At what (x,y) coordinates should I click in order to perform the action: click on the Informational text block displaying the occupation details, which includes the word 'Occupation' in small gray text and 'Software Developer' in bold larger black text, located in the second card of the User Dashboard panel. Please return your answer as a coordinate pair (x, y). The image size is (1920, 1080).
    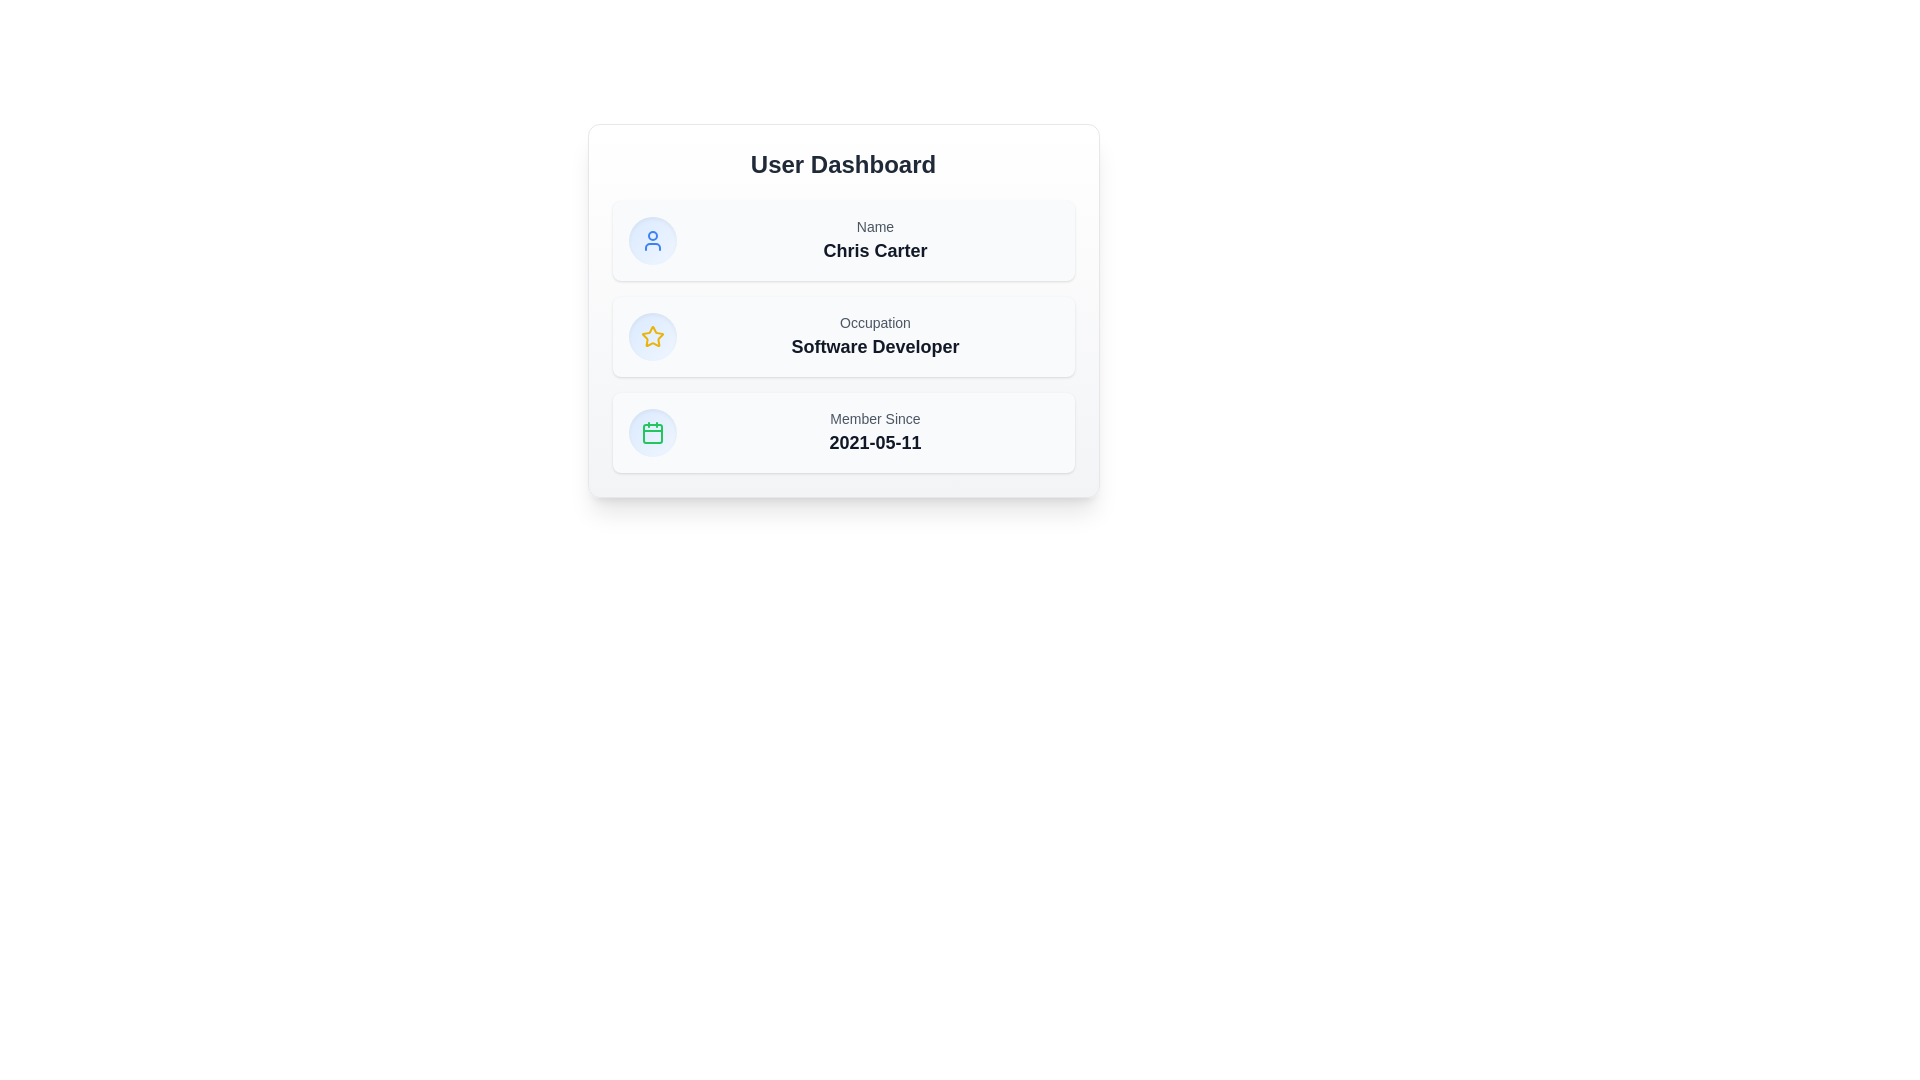
    Looking at the image, I should click on (843, 335).